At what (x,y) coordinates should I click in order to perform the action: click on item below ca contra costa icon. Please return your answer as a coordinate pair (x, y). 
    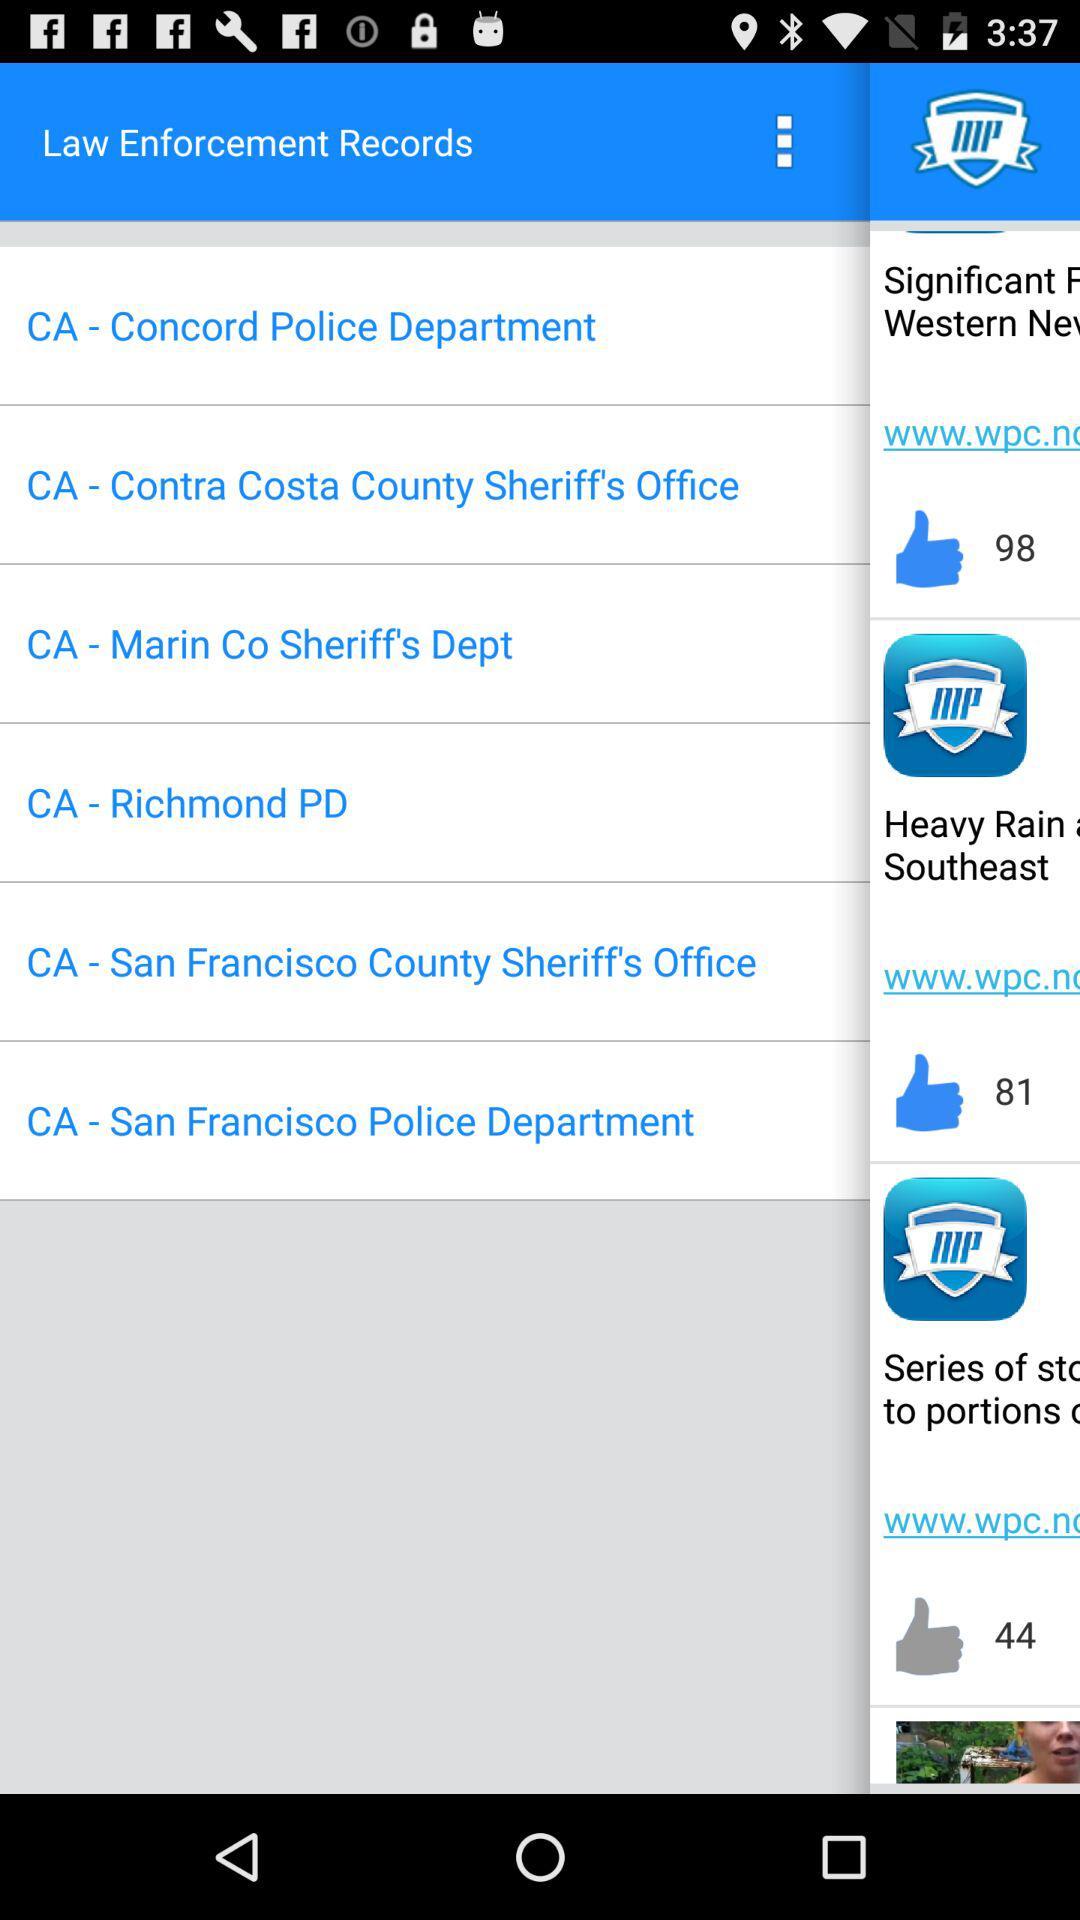
    Looking at the image, I should click on (268, 643).